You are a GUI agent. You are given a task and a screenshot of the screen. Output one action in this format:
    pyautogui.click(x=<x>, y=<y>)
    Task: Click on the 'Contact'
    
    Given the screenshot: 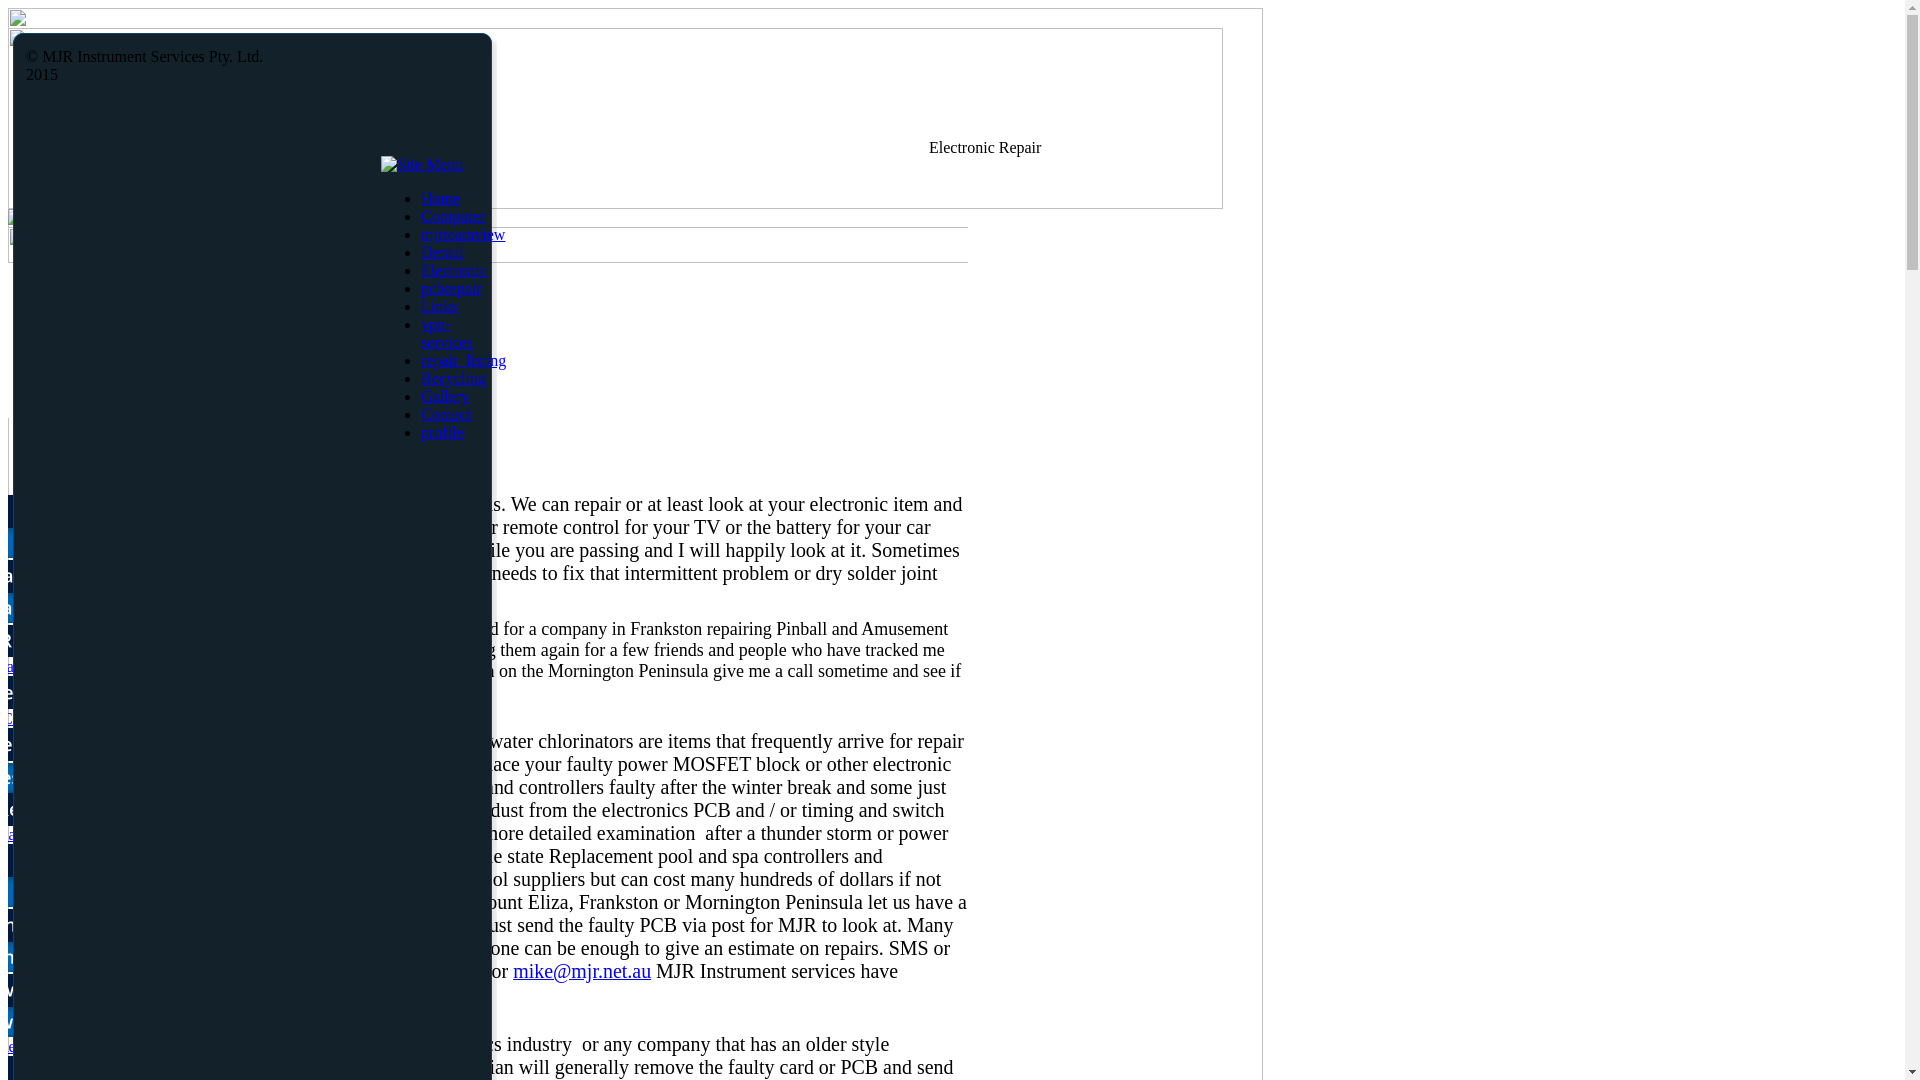 What is the action you would take?
    pyautogui.click(x=420, y=413)
    